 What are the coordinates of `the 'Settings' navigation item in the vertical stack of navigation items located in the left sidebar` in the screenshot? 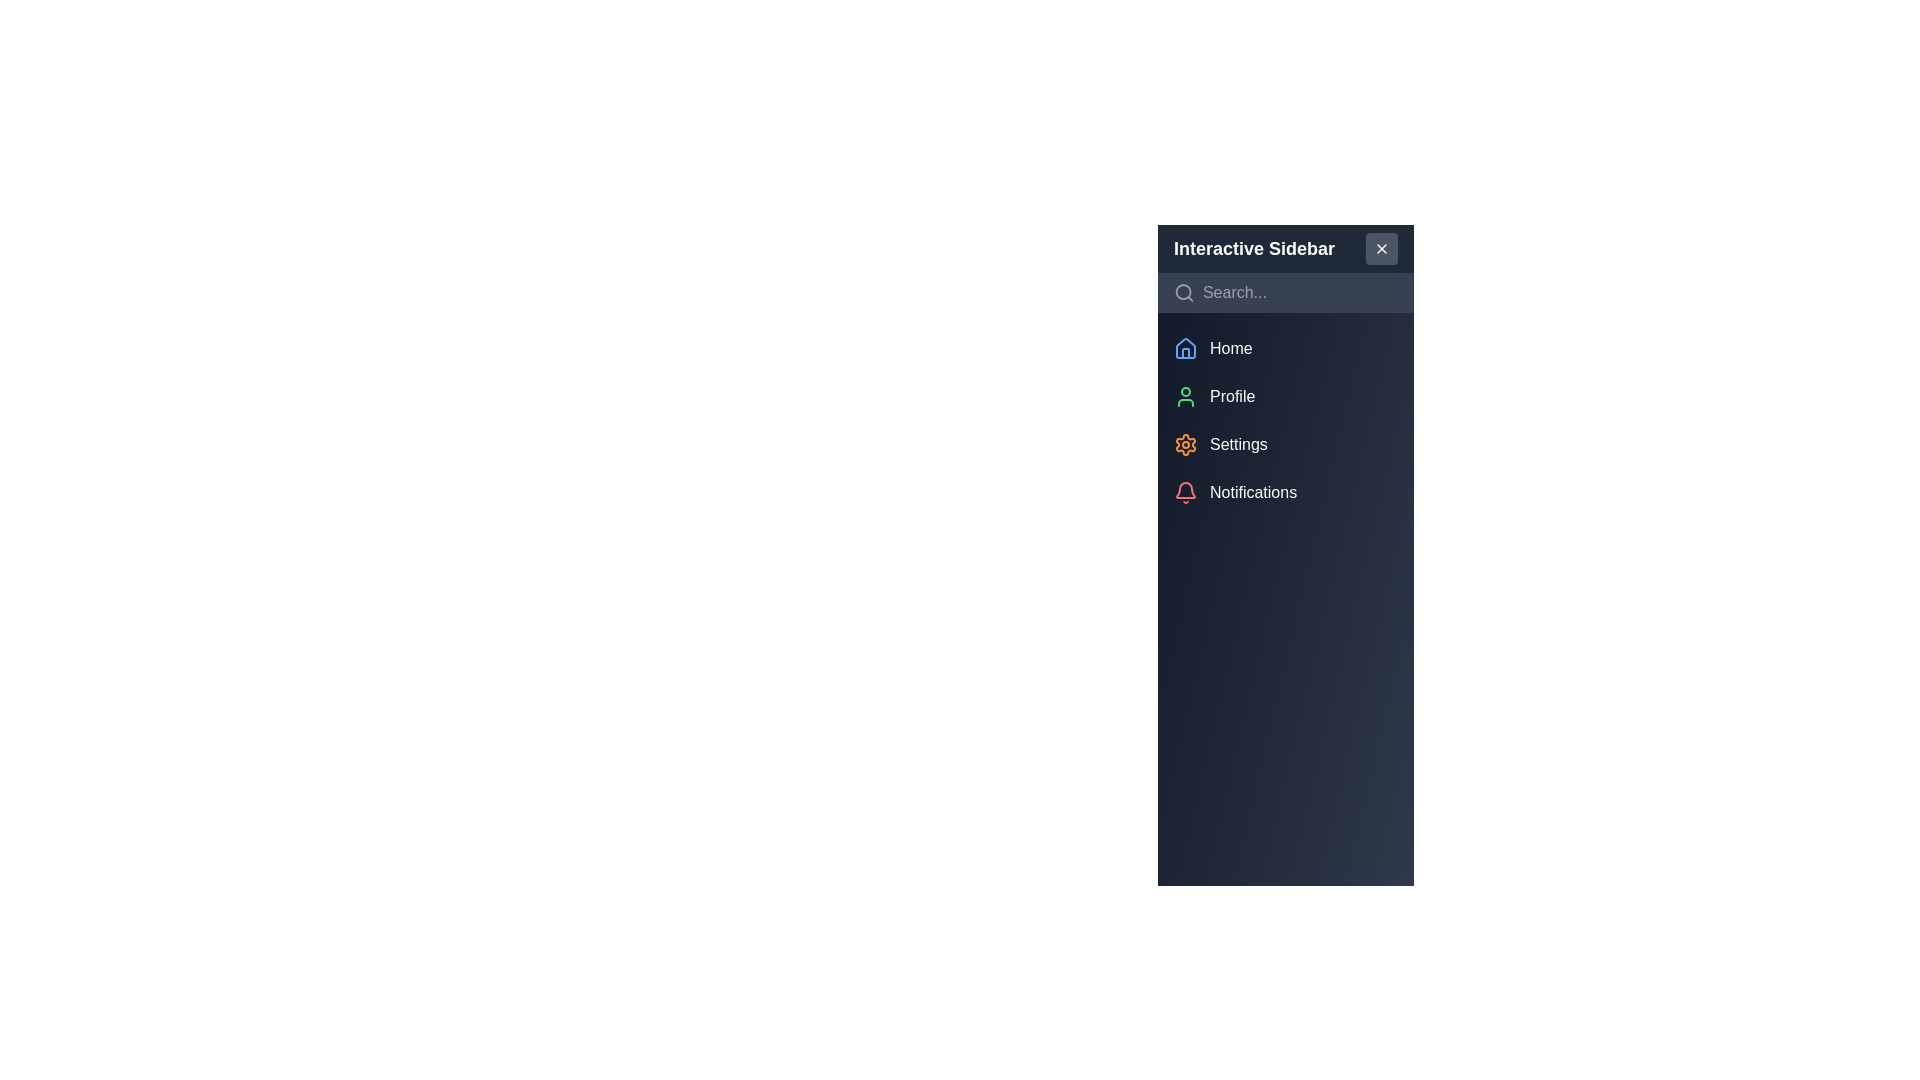 It's located at (1286, 419).